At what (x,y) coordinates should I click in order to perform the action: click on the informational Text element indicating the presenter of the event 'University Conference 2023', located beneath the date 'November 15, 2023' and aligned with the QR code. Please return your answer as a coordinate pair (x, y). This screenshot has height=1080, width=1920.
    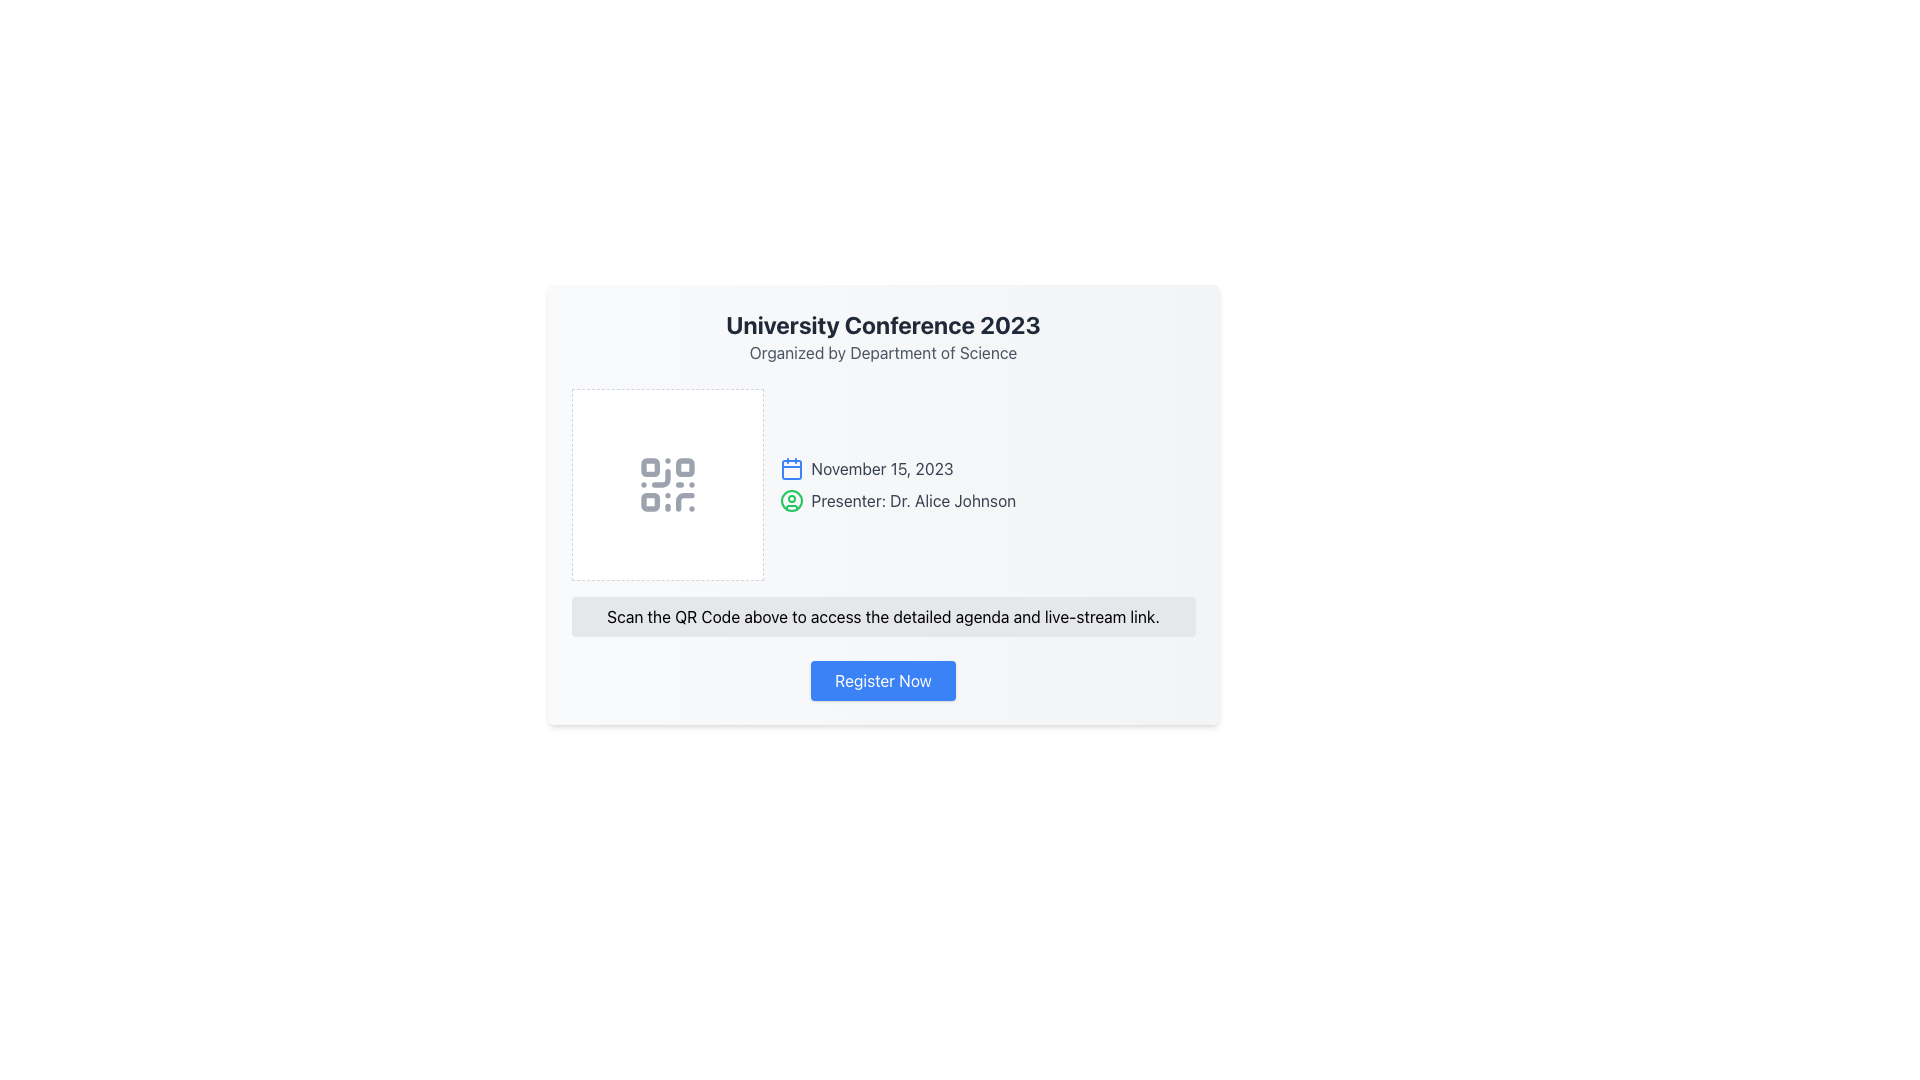
    Looking at the image, I should click on (987, 500).